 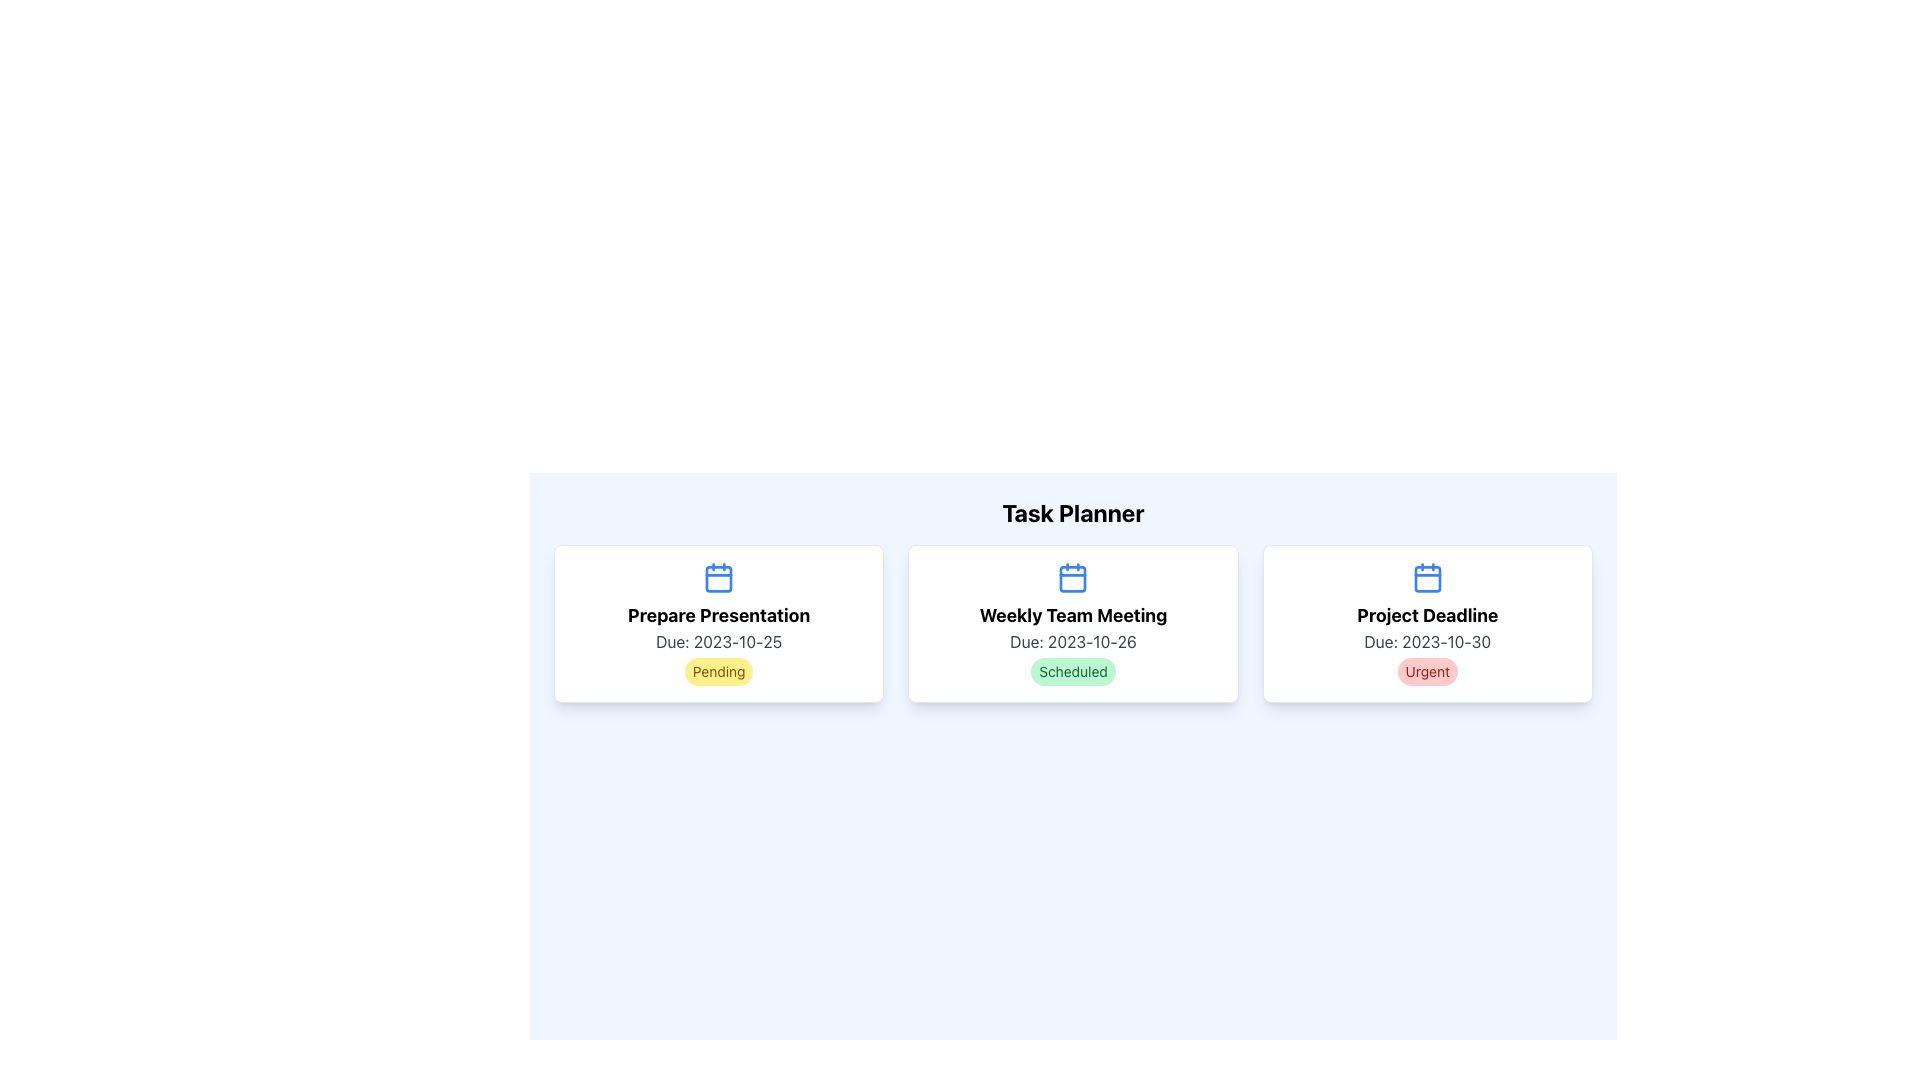 What do you see at coordinates (1072, 578) in the screenshot?
I see `the icon representing the associated date or event located in the upper section of the 'Weekly Team Meeting' card, centered horizontally above the text content` at bounding box center [1072, 578].